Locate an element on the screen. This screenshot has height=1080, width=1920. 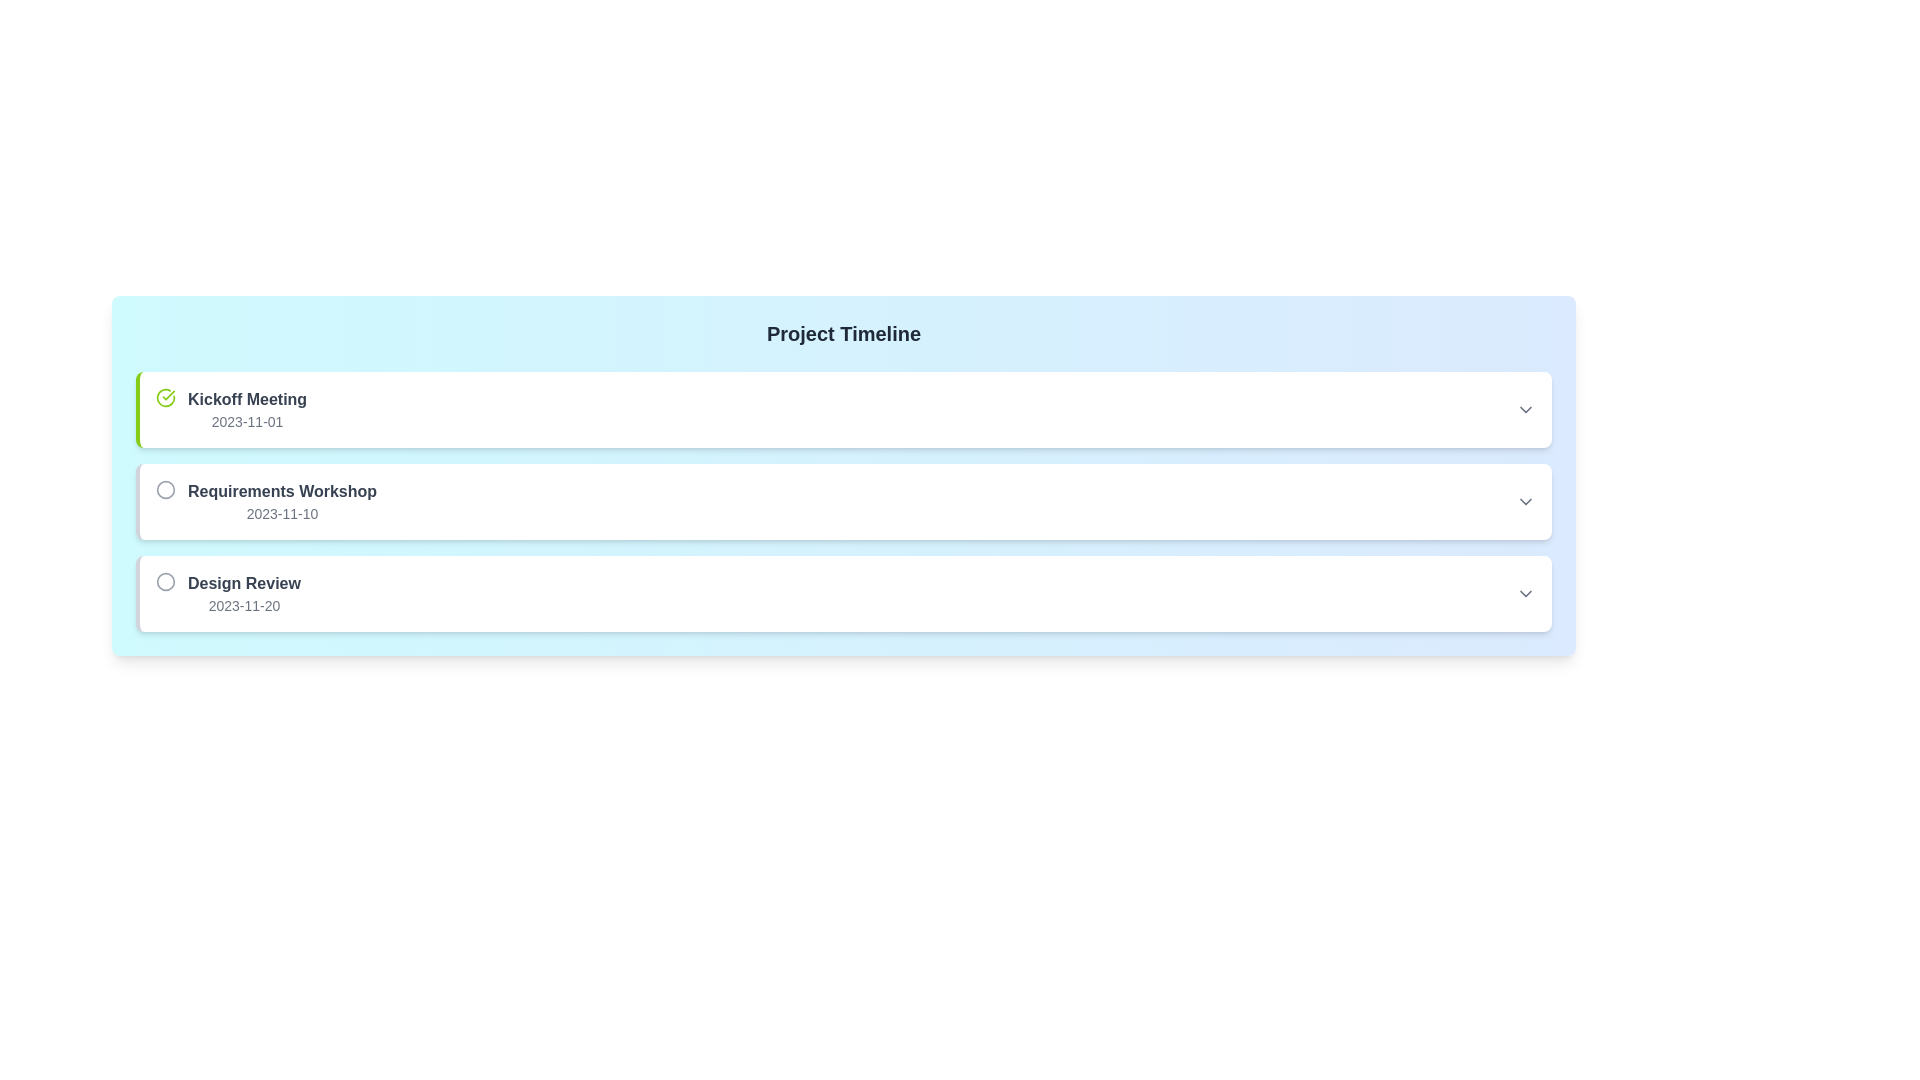
text label that displays the title and date of the event located in the second row of the event list, positioned to the right of a circle icon is located at coordinates (281, 500).